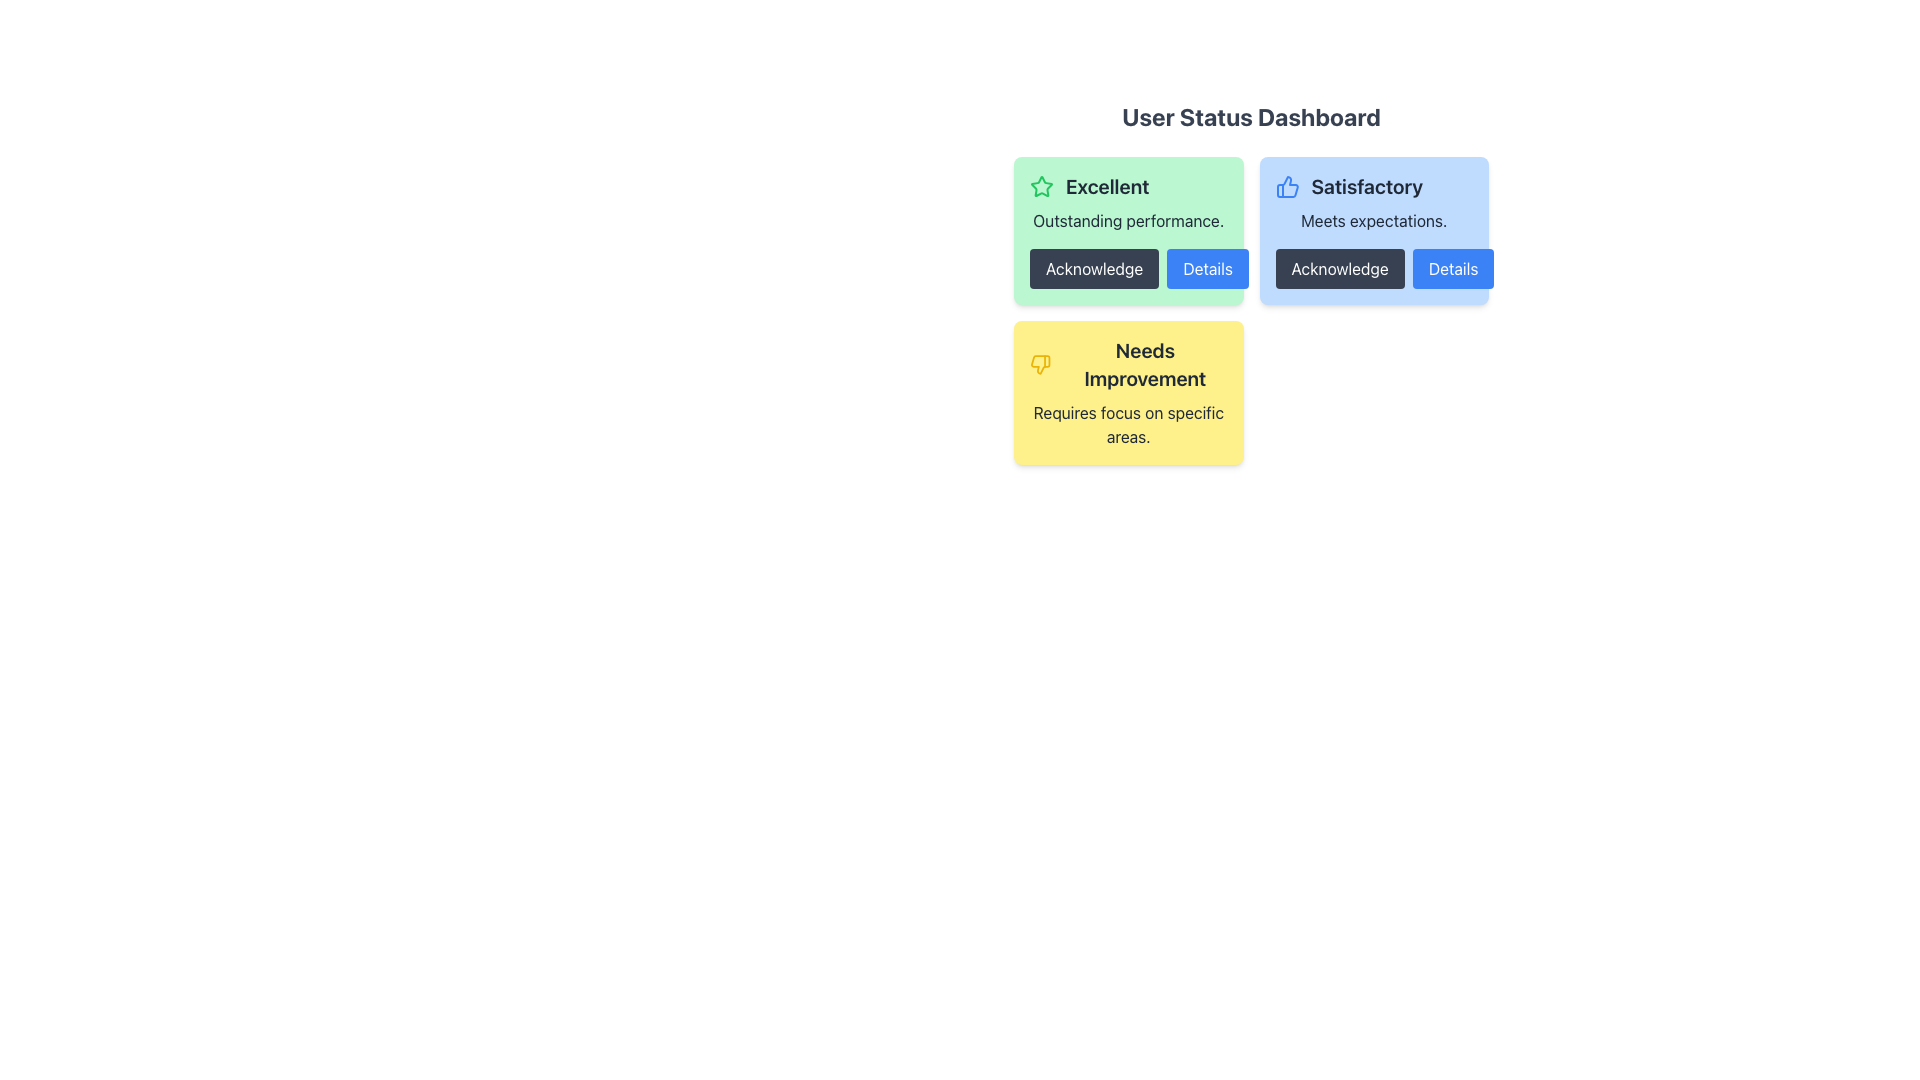 The image size is (1920, 1080). Describe the element at coordinates (1207, 268) in the screenshot. I see `the second button located under the 'Excellent' section, which is directly to the right of the 'Acknowledge' button` at that location.